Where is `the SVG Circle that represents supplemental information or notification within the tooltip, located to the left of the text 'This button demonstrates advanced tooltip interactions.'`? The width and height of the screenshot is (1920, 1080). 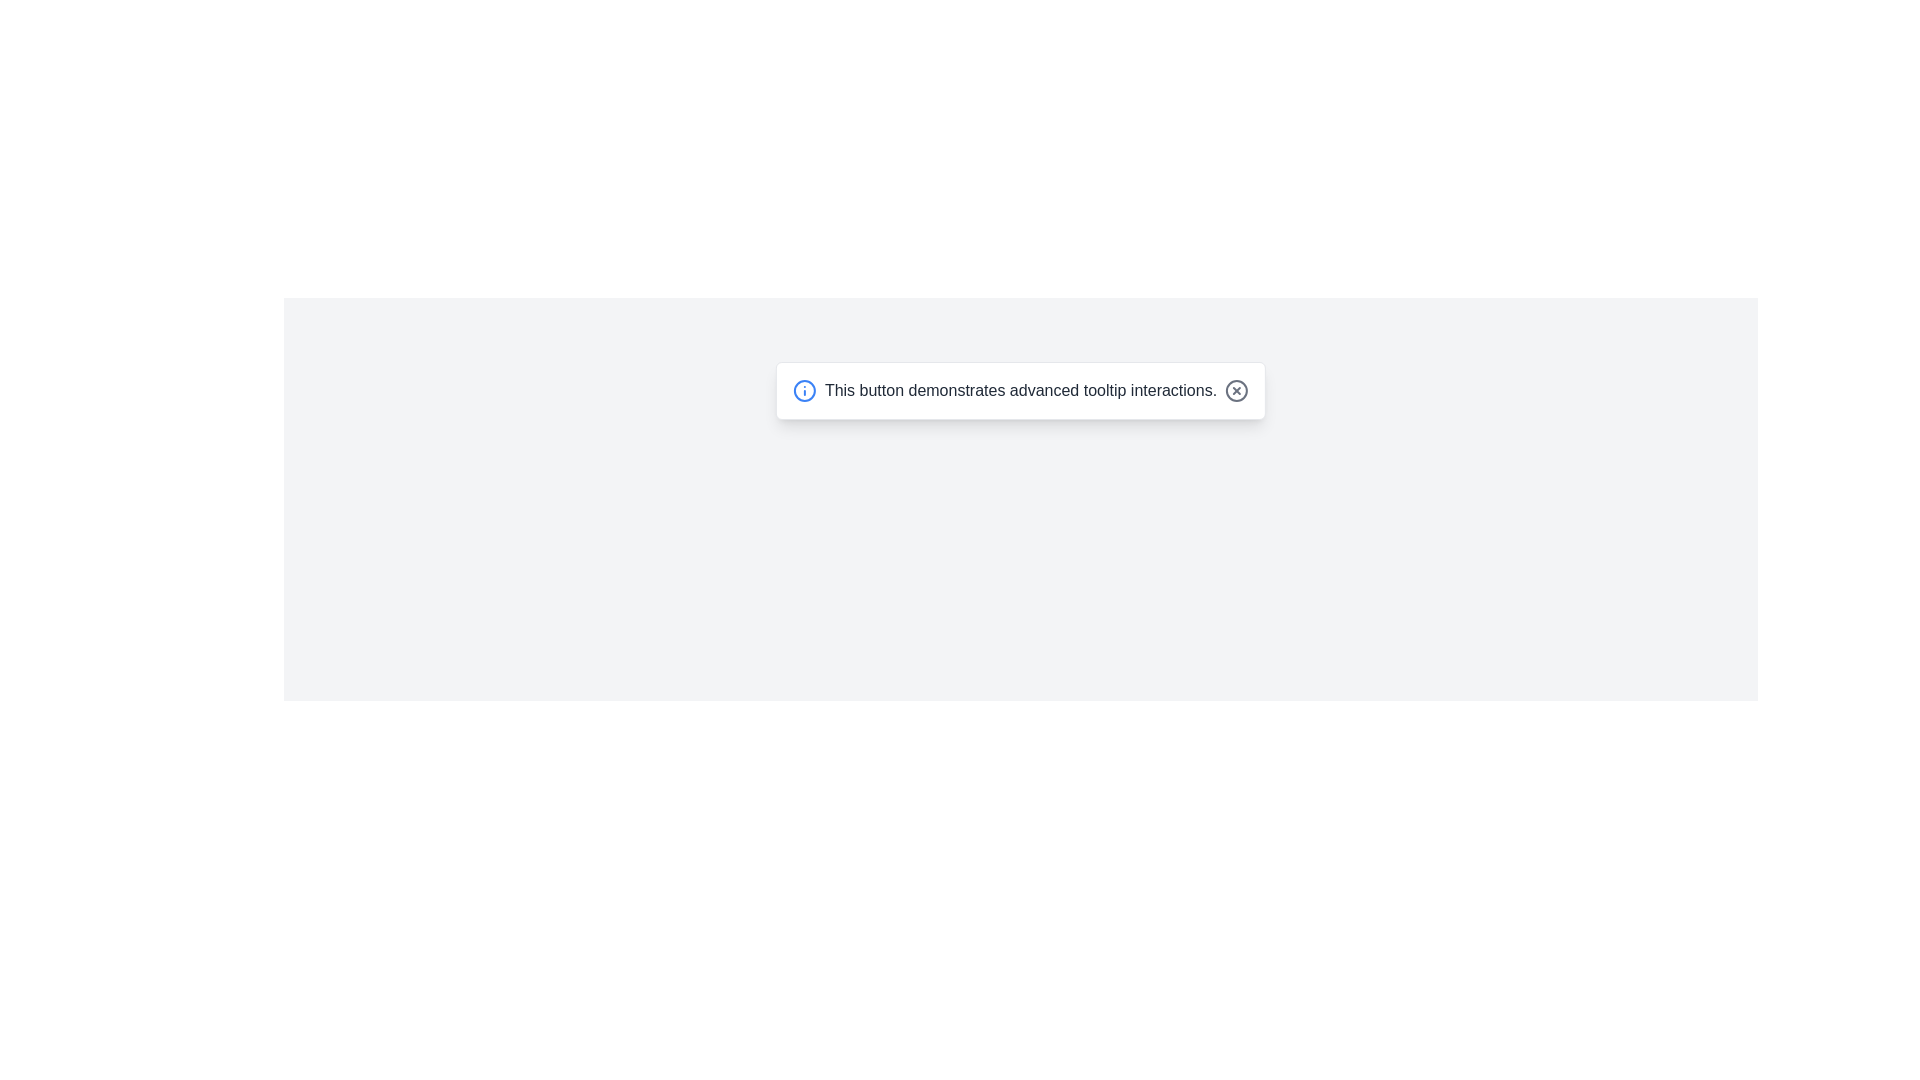 the SVG Circle that represents supplemental information or notification within the tooltip, located to the left of the text 'This button demonstrates advanced tooltip interactions.' is located at coordinates (804, 390).